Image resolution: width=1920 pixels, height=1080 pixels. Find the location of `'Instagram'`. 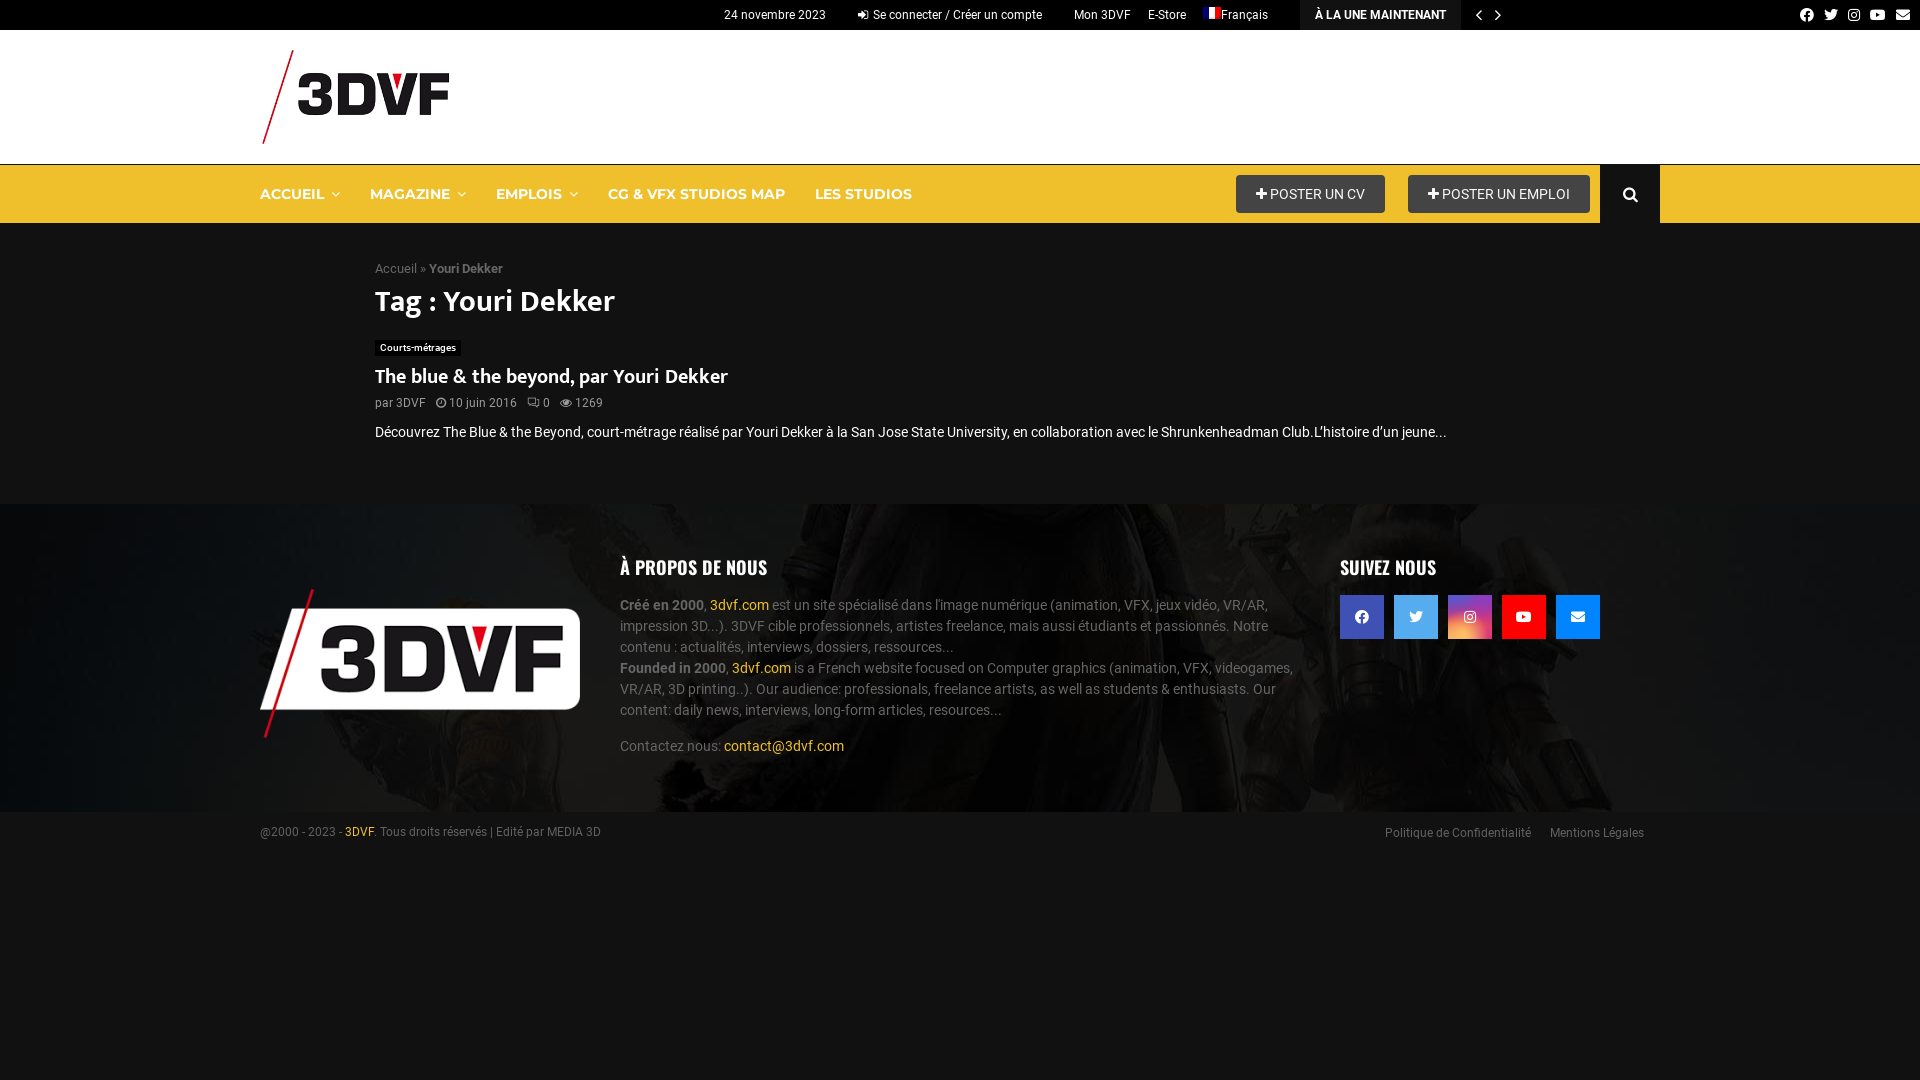

'Instagram' is located at coordinates (1469, 616).